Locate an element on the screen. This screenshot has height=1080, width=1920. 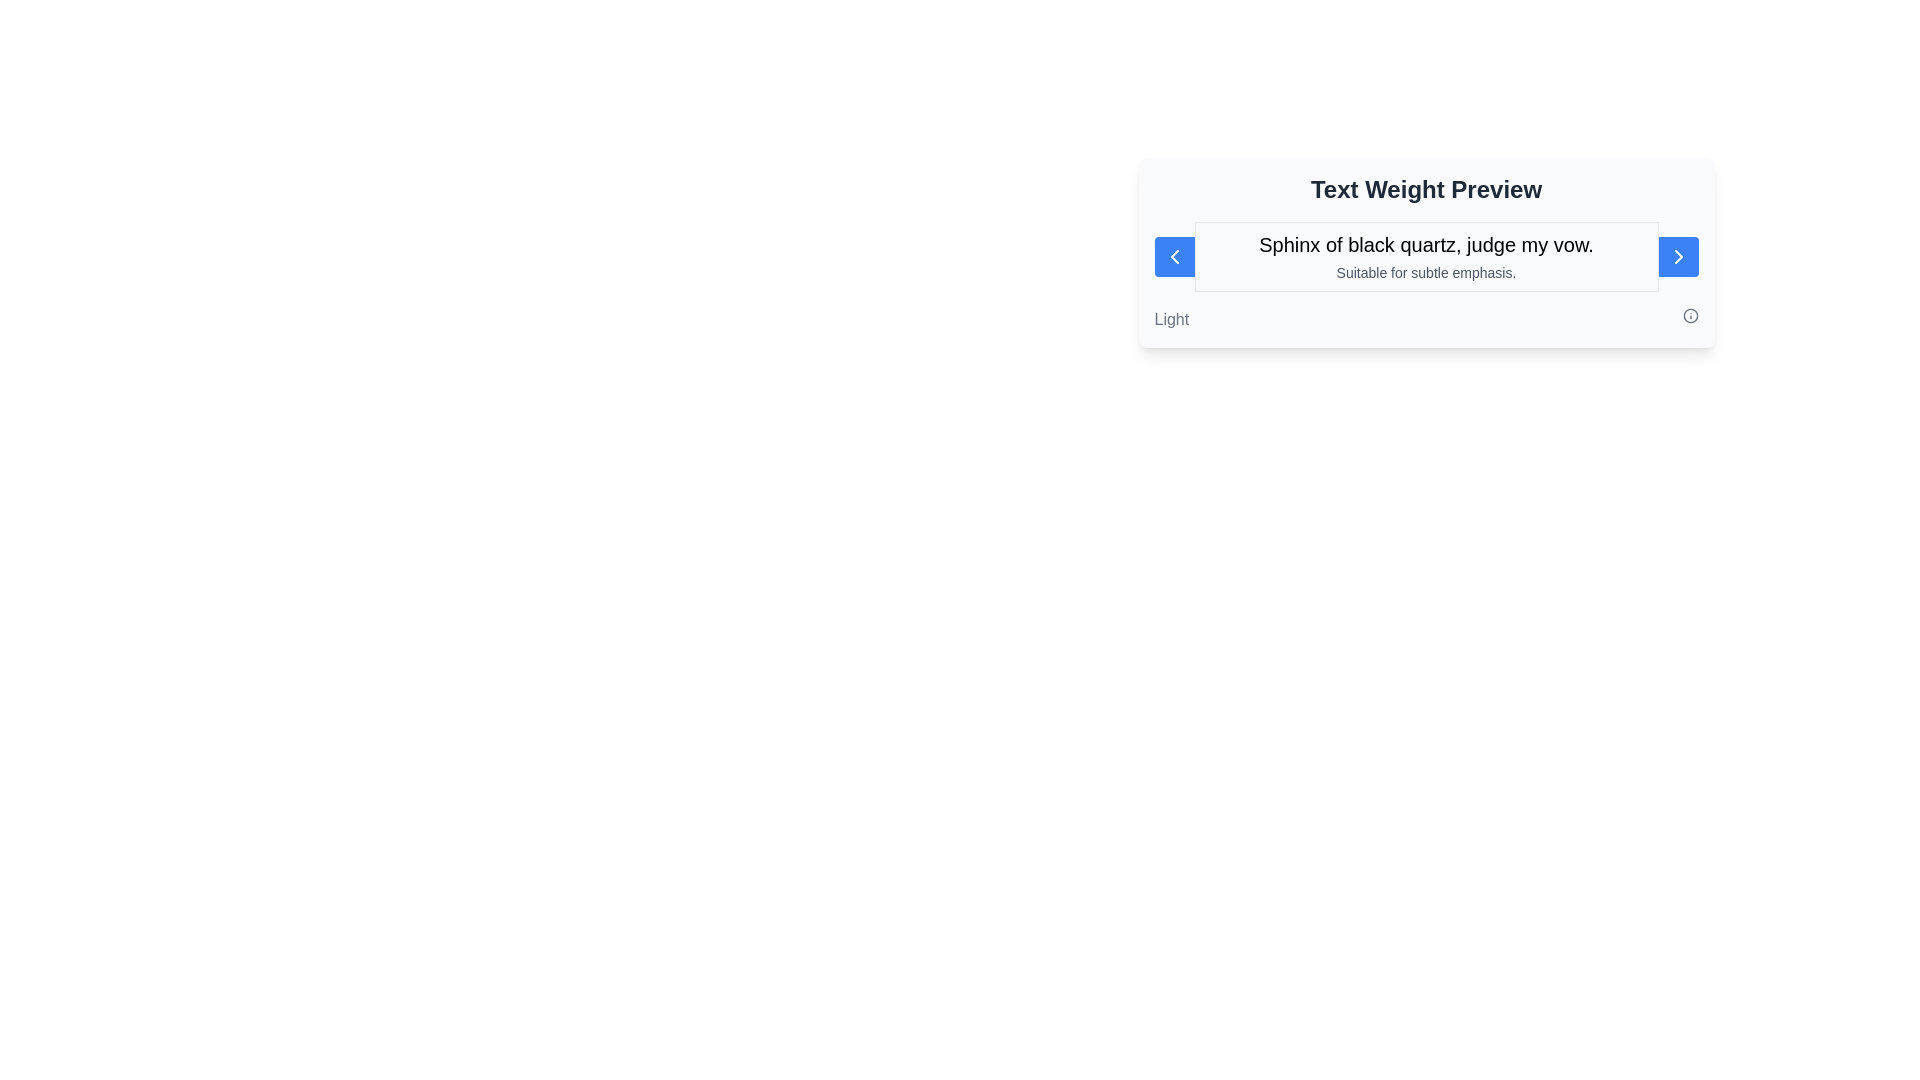
the Information Icon is located at coordinates (1689, 315).